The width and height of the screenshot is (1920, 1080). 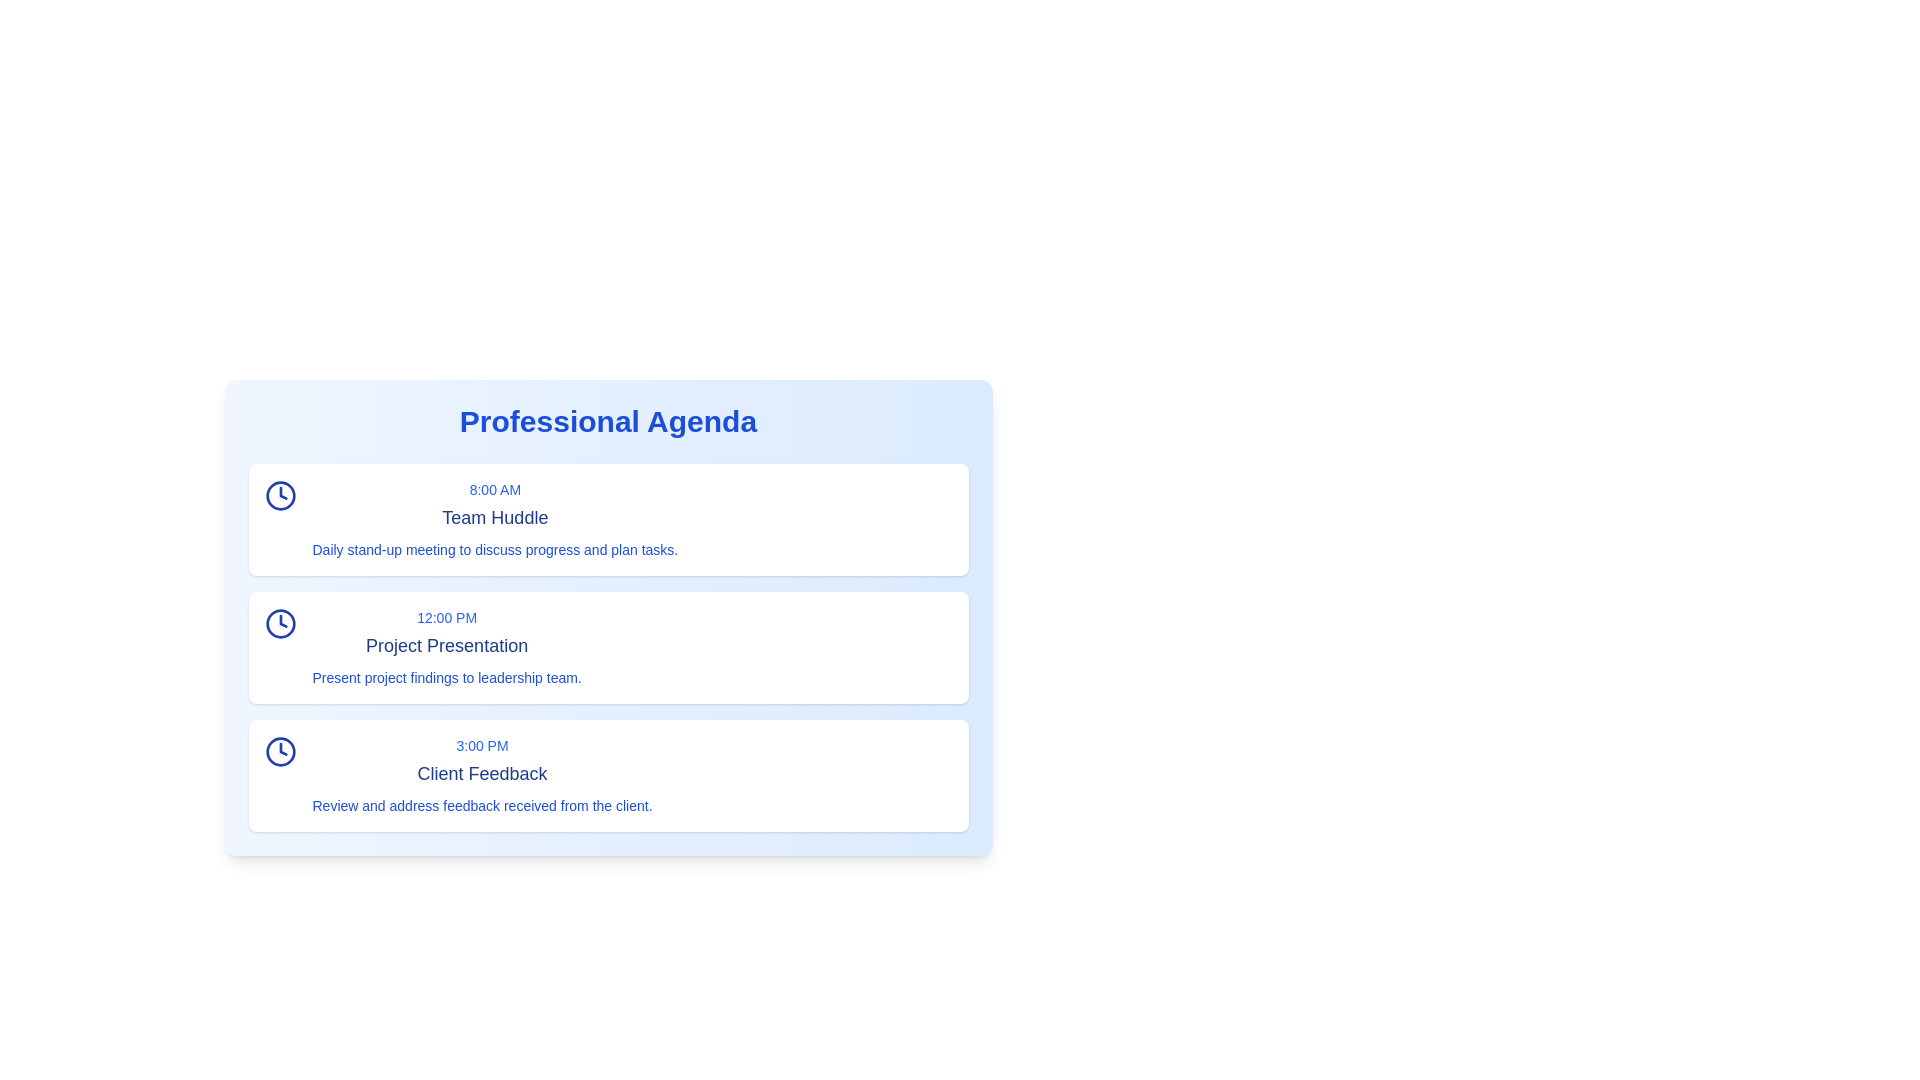 What do you see at coordinates (495, 489) in the screenshot?
I see `the Text Label displaying '8:00 AM' in blue font, located in the top left of the first agenda item` at bounding box center [495, 489].